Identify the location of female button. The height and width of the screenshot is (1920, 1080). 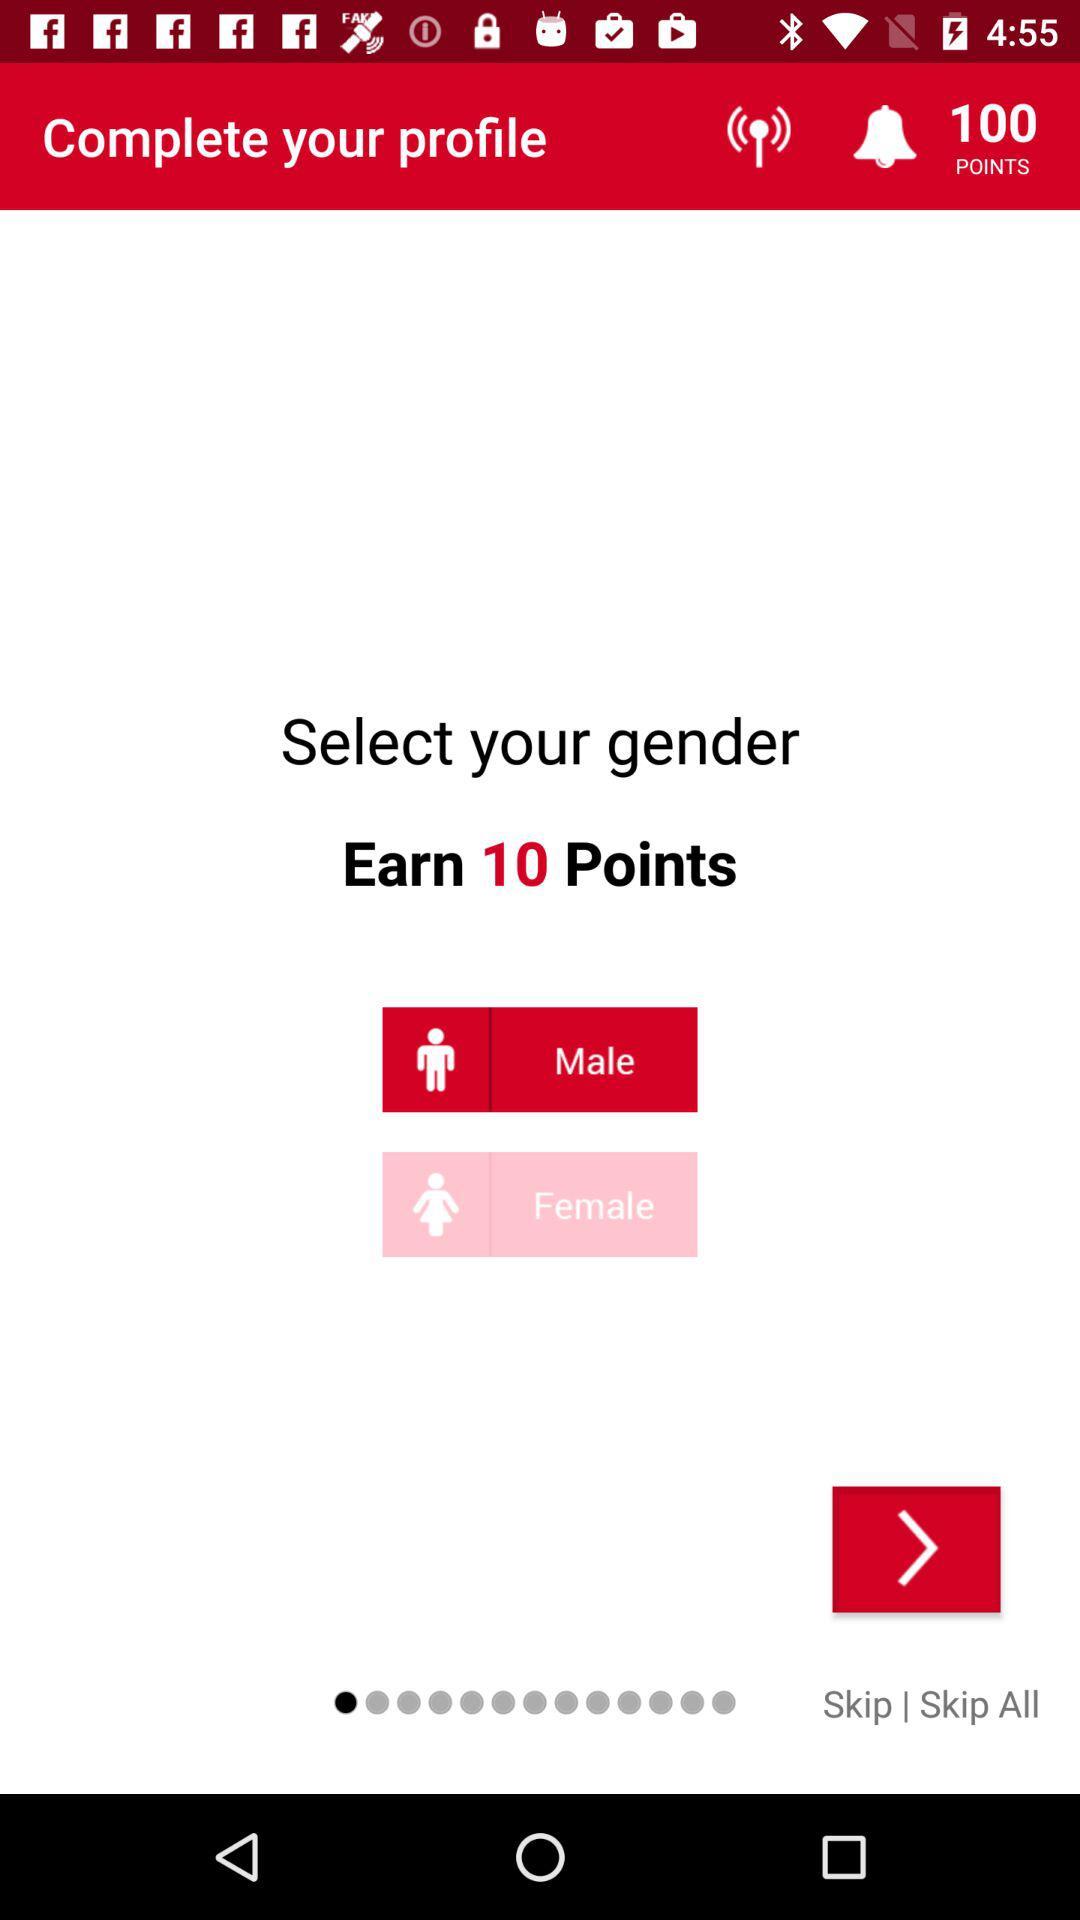
(540, 1203).